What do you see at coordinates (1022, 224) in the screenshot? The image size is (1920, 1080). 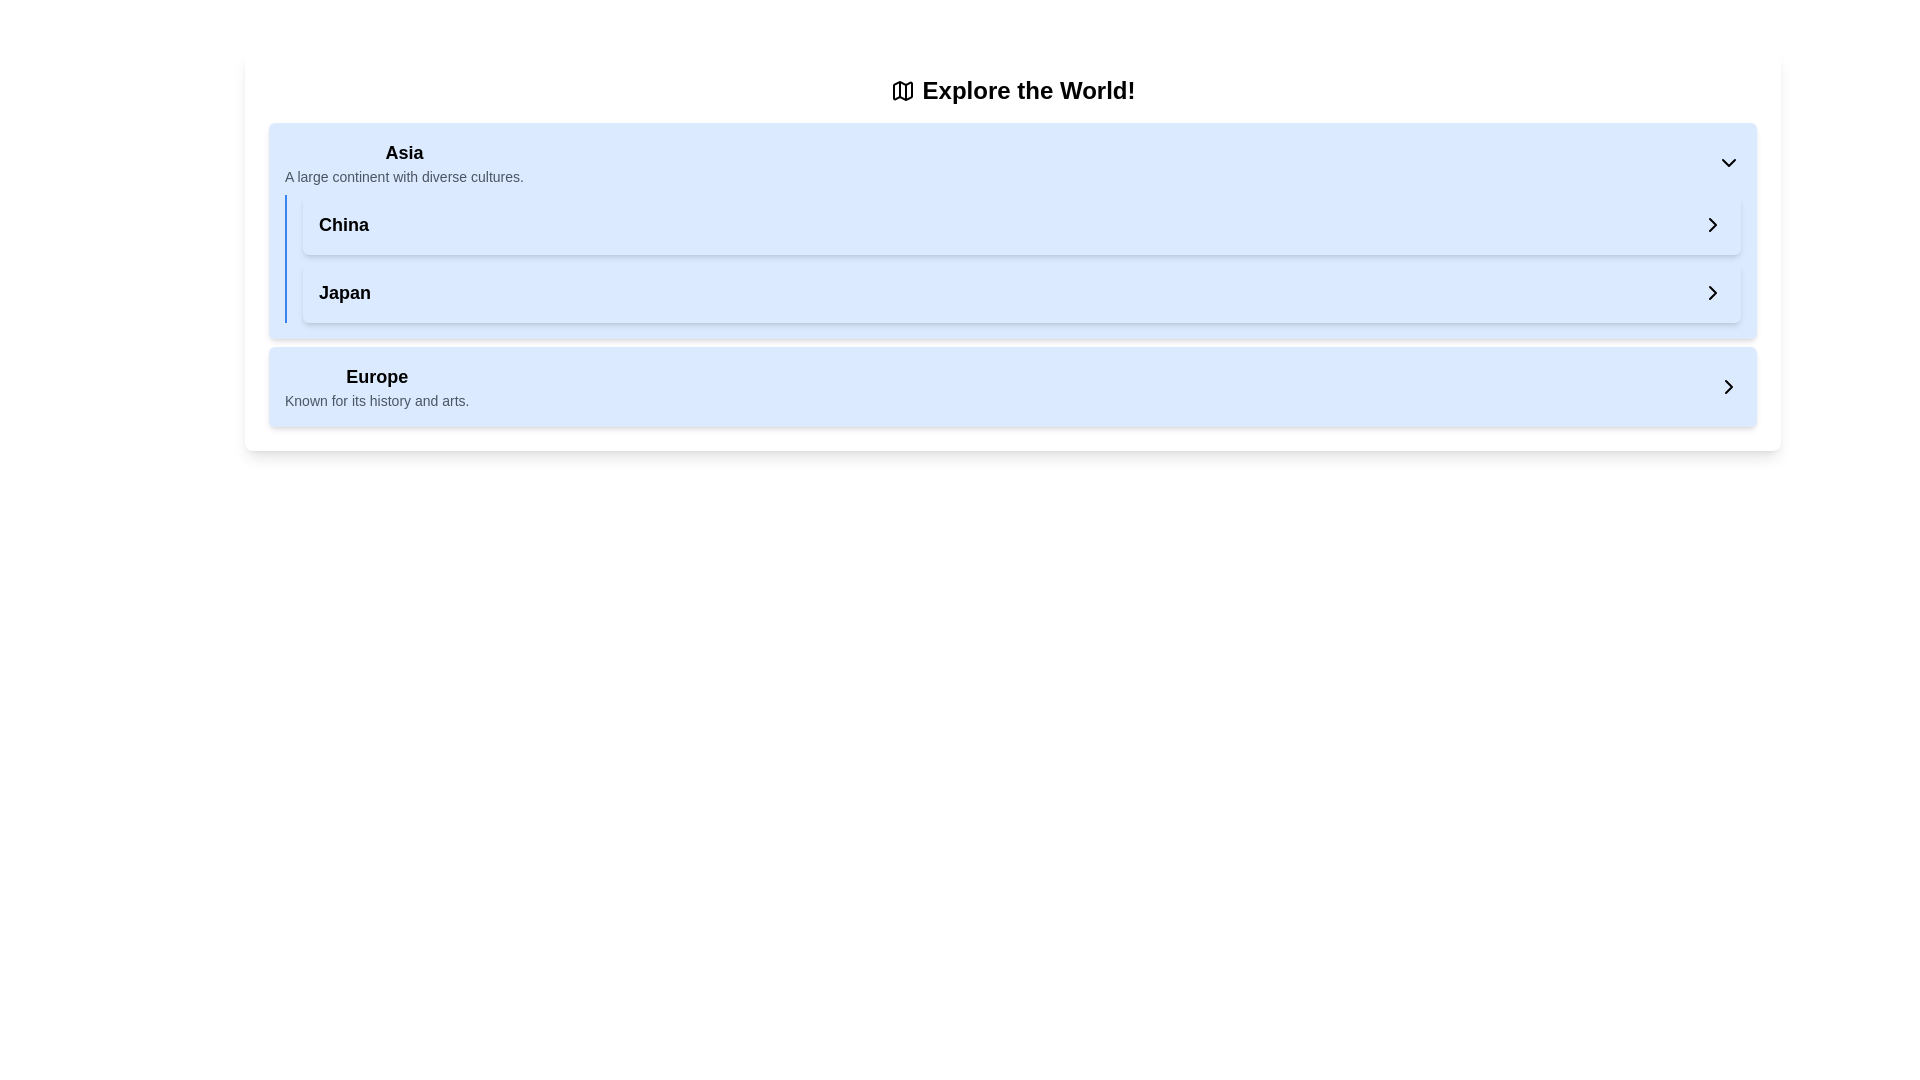 I see `the 'China' button or selectable panel with a light blue background` at bounding box center [1022, 224].